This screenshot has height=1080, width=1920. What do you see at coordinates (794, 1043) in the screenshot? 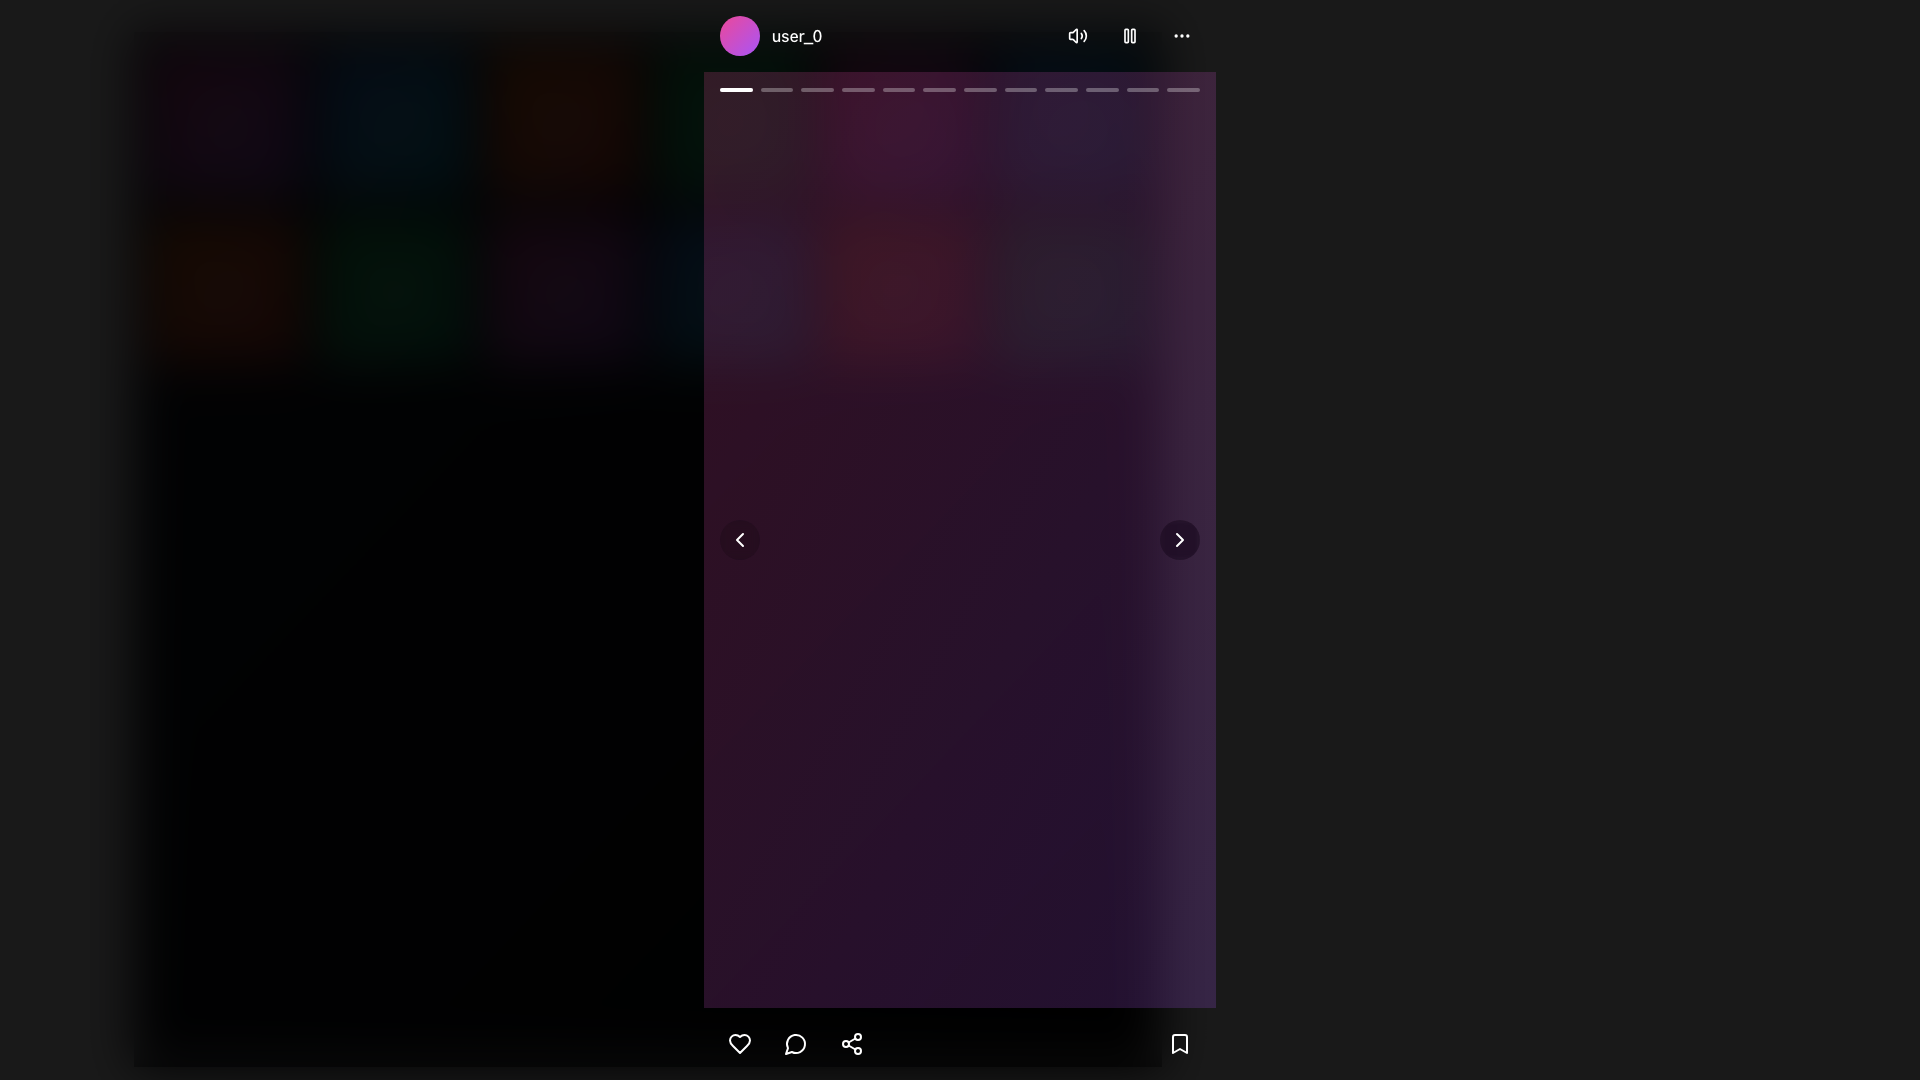
I see `the comment icon button located second from the left in the bottom action bar` at bounding box center [794, 1043].